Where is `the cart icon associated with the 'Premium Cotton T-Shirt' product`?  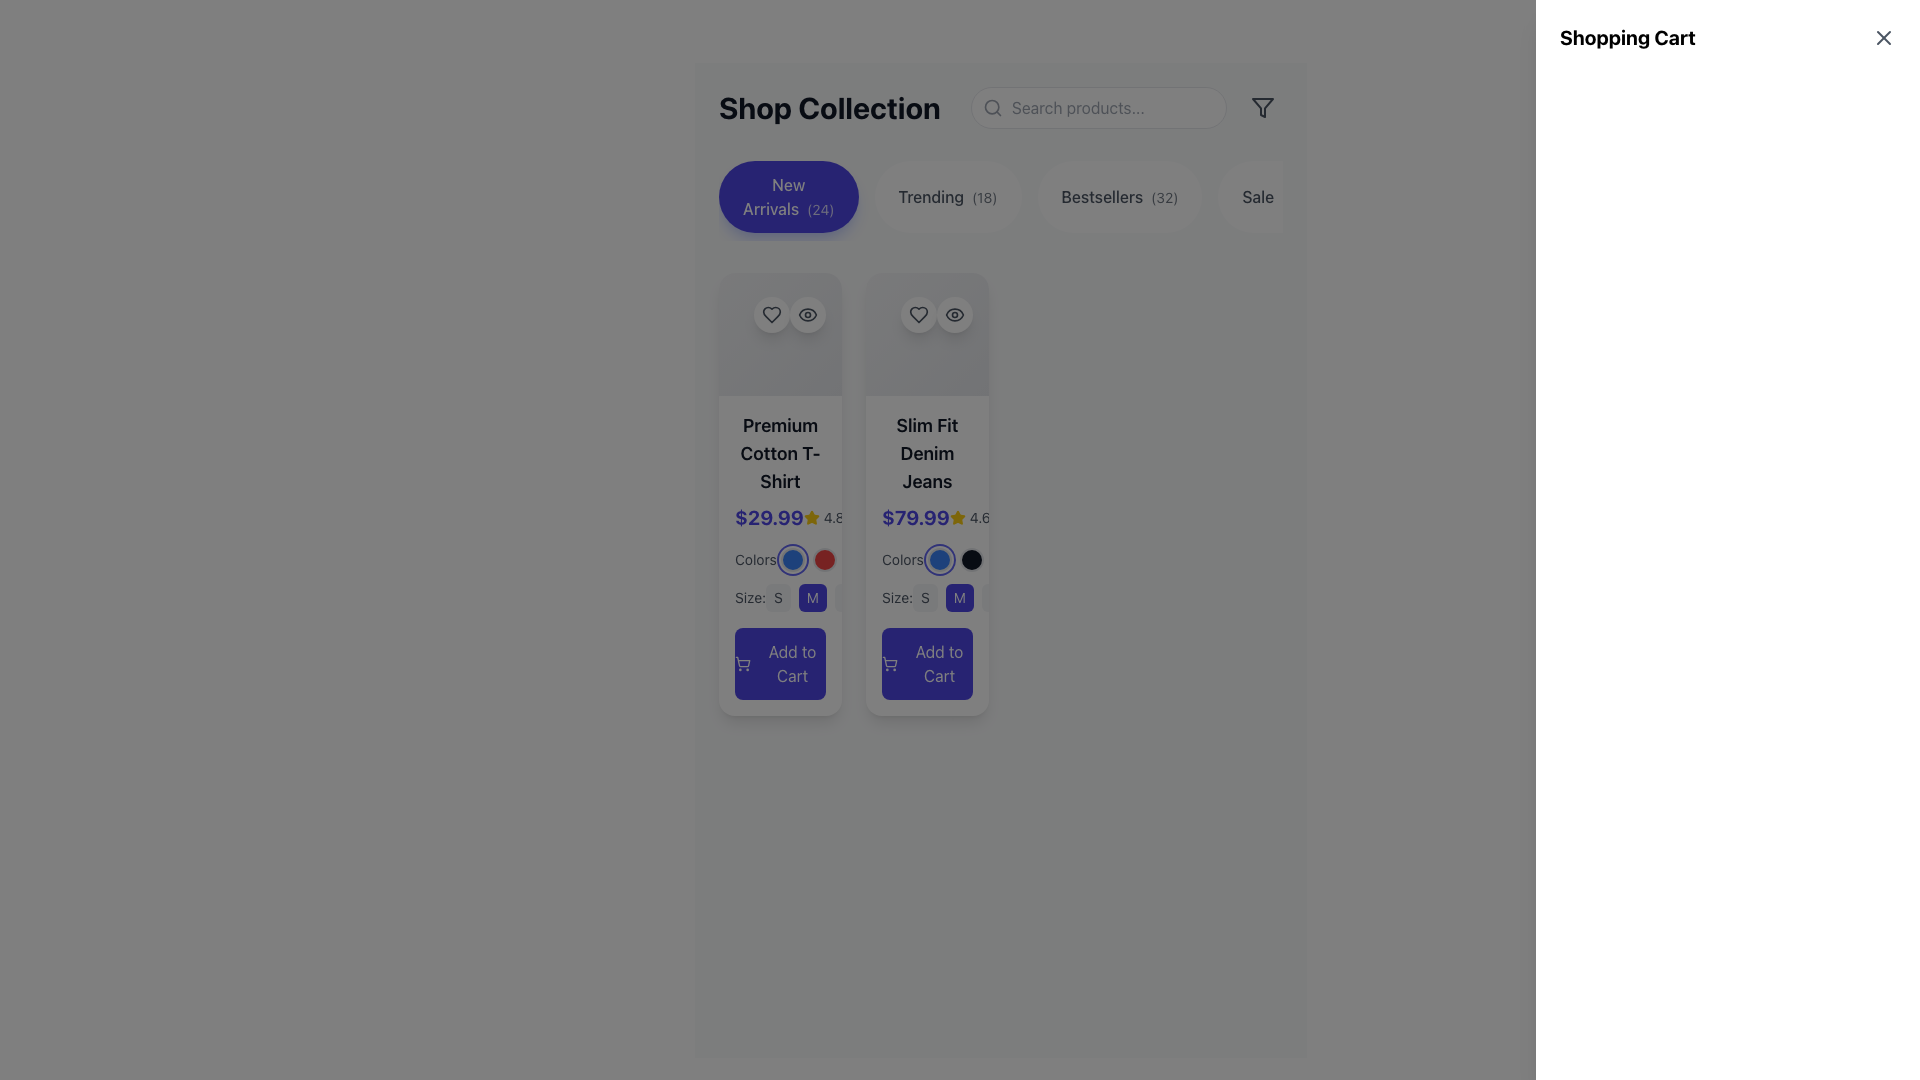
the cart icon associated with the 'Premium Cotton T-Shirt' product is located at coordinates (742, 662).